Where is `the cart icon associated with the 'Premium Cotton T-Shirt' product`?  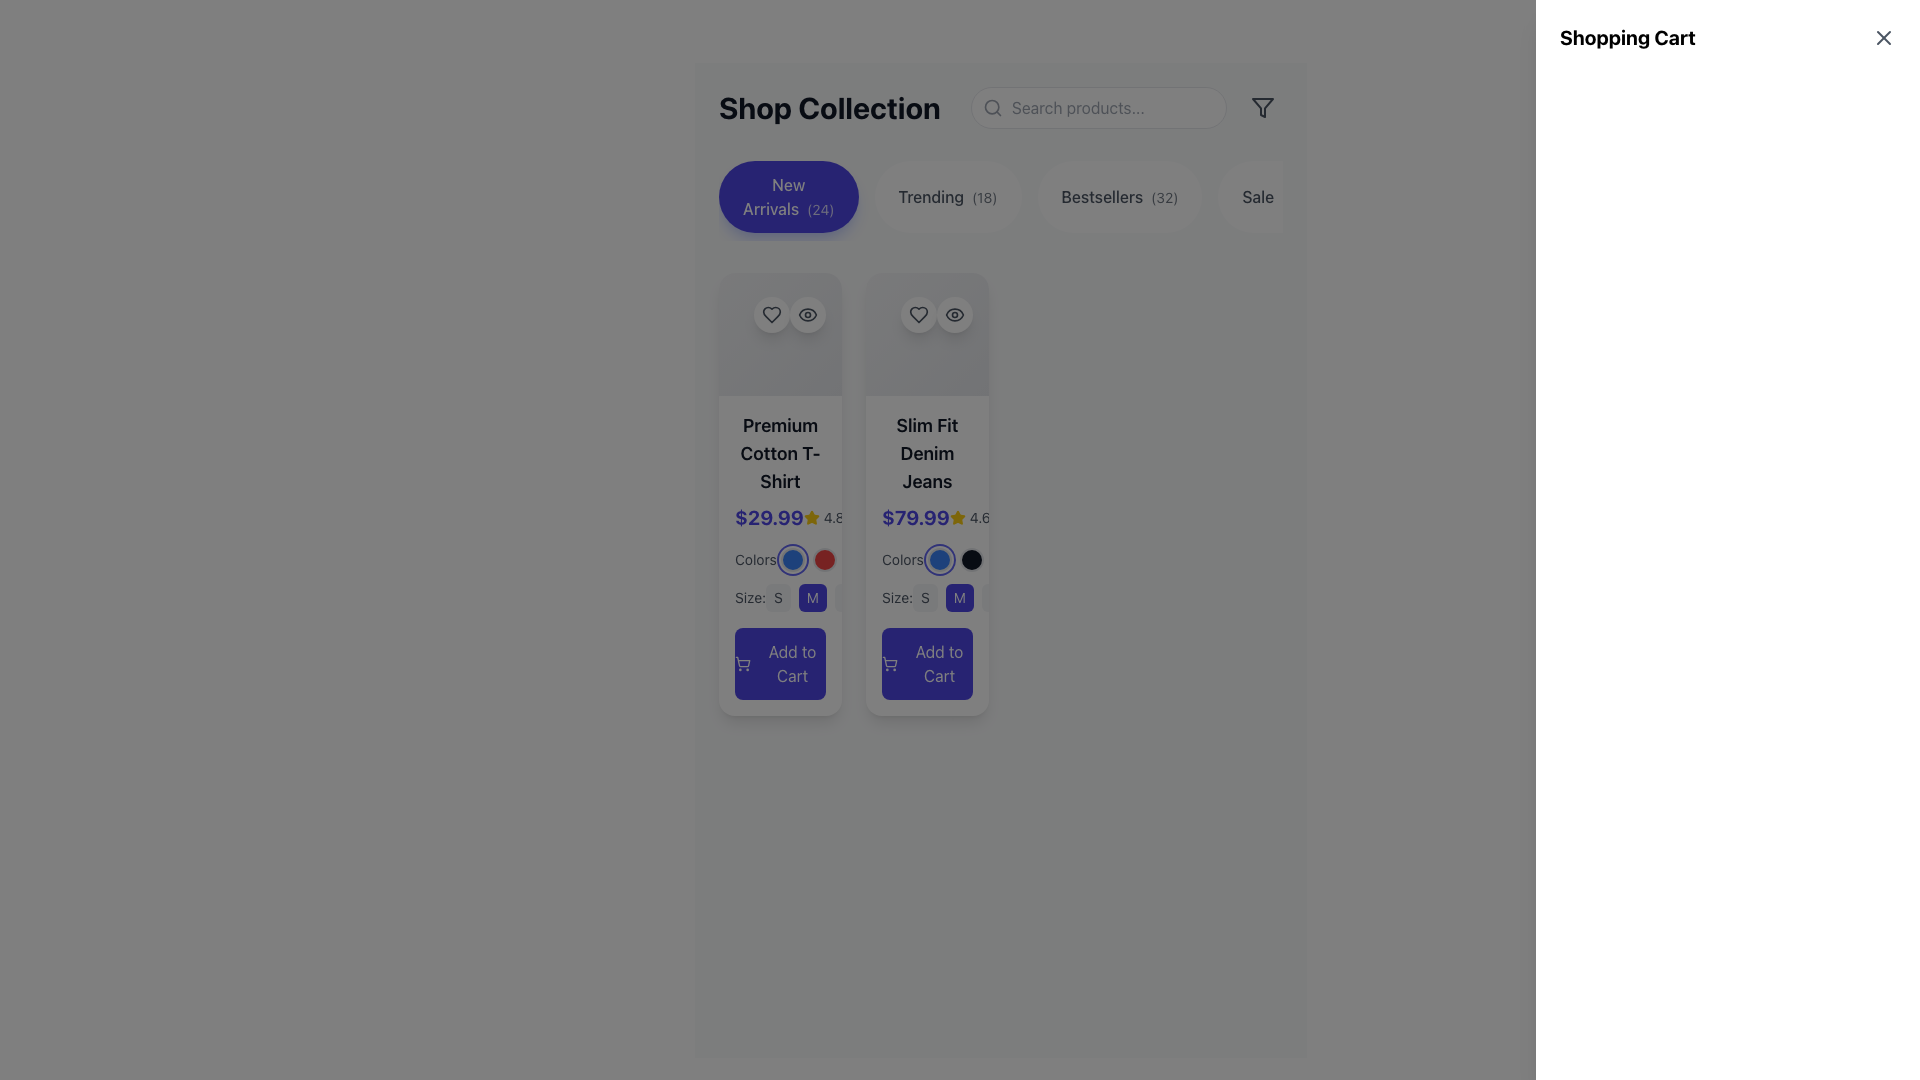
the cart icon associated with the 'Premium Cotton T-Shirt' product is located at coordinates (742, 662).